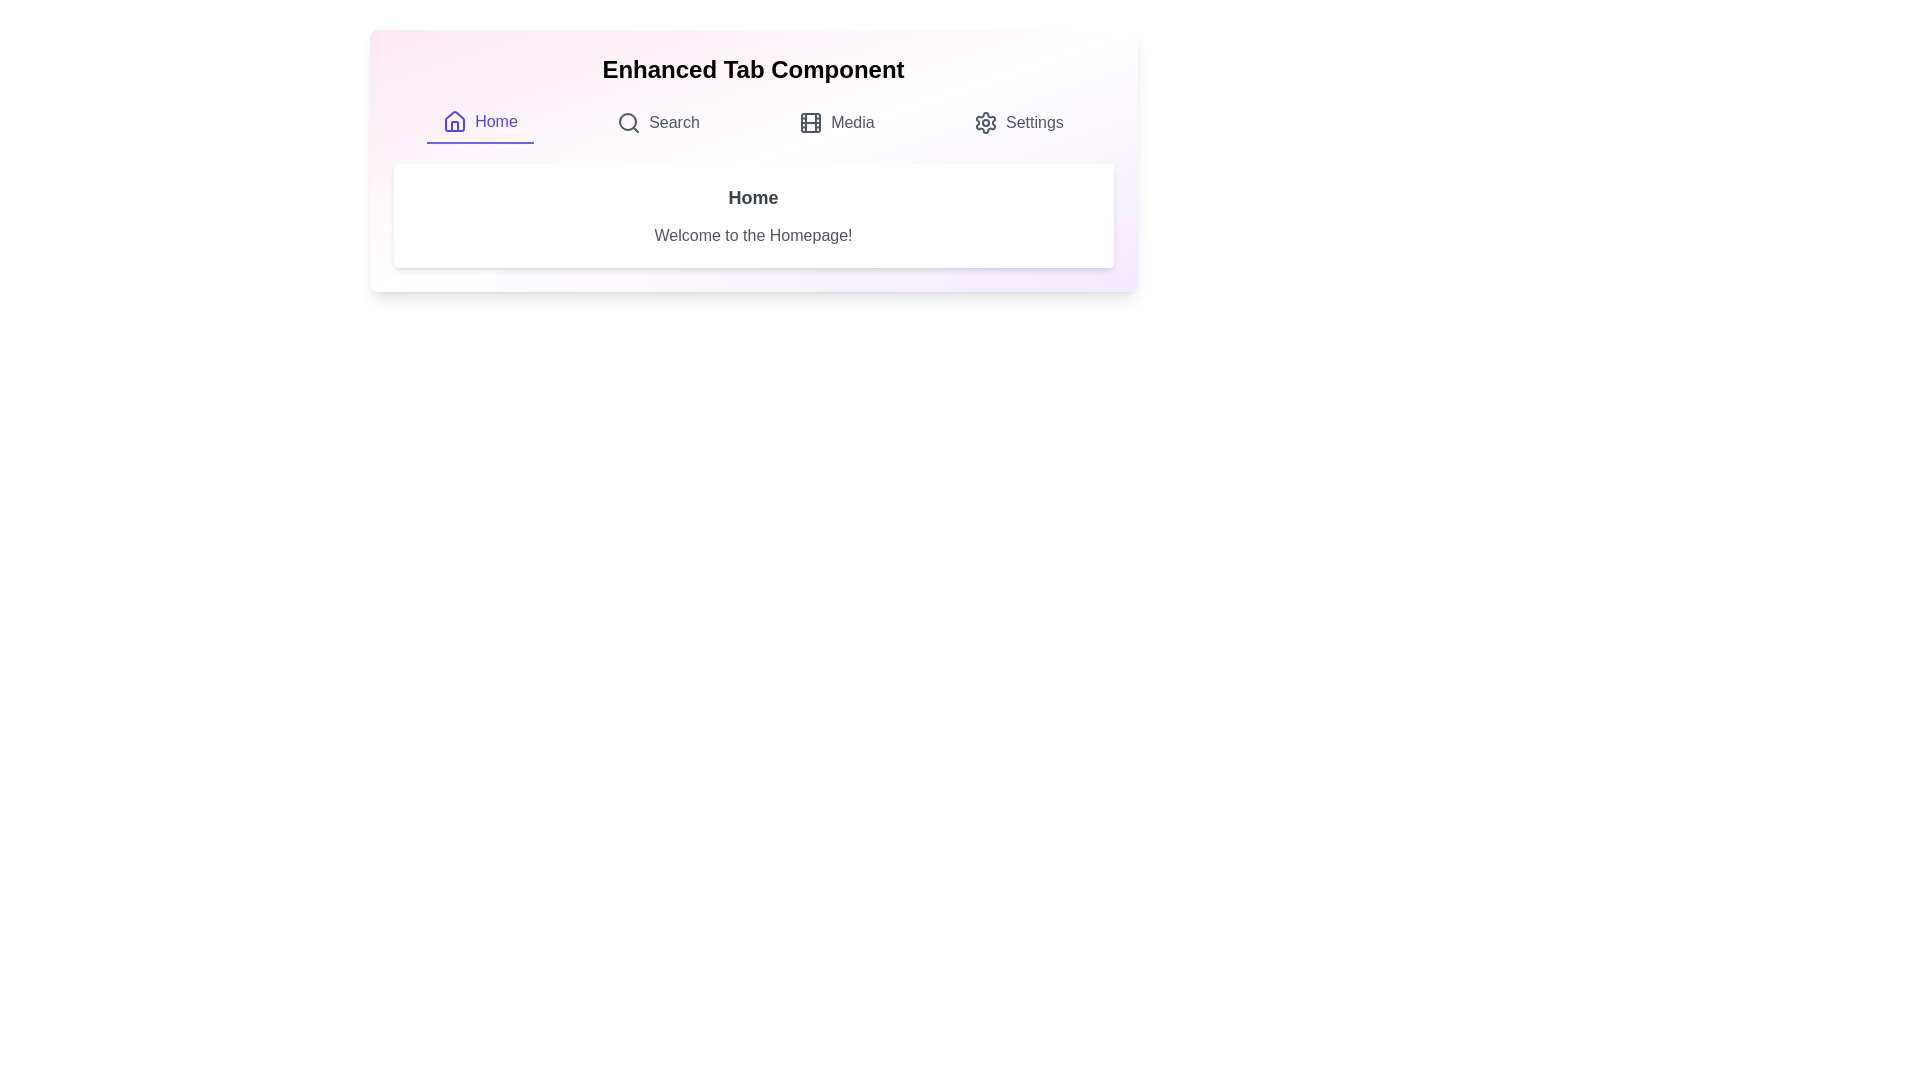  Describe the element at coordinates (1018, 123) in the screenshot. I see `the tab labeled Settings` at that location.